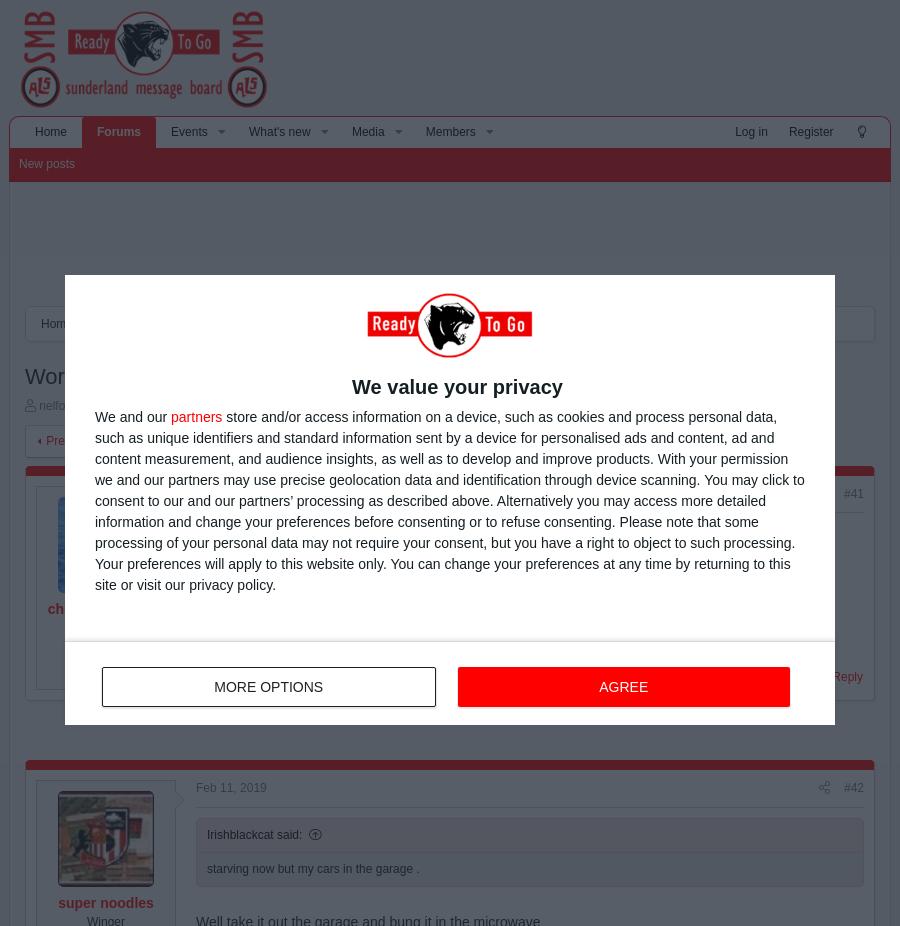 The image size is (900, 926). Describe the element at coordinates (843, 788) in the screenshot. I see `'#42'` at that location.